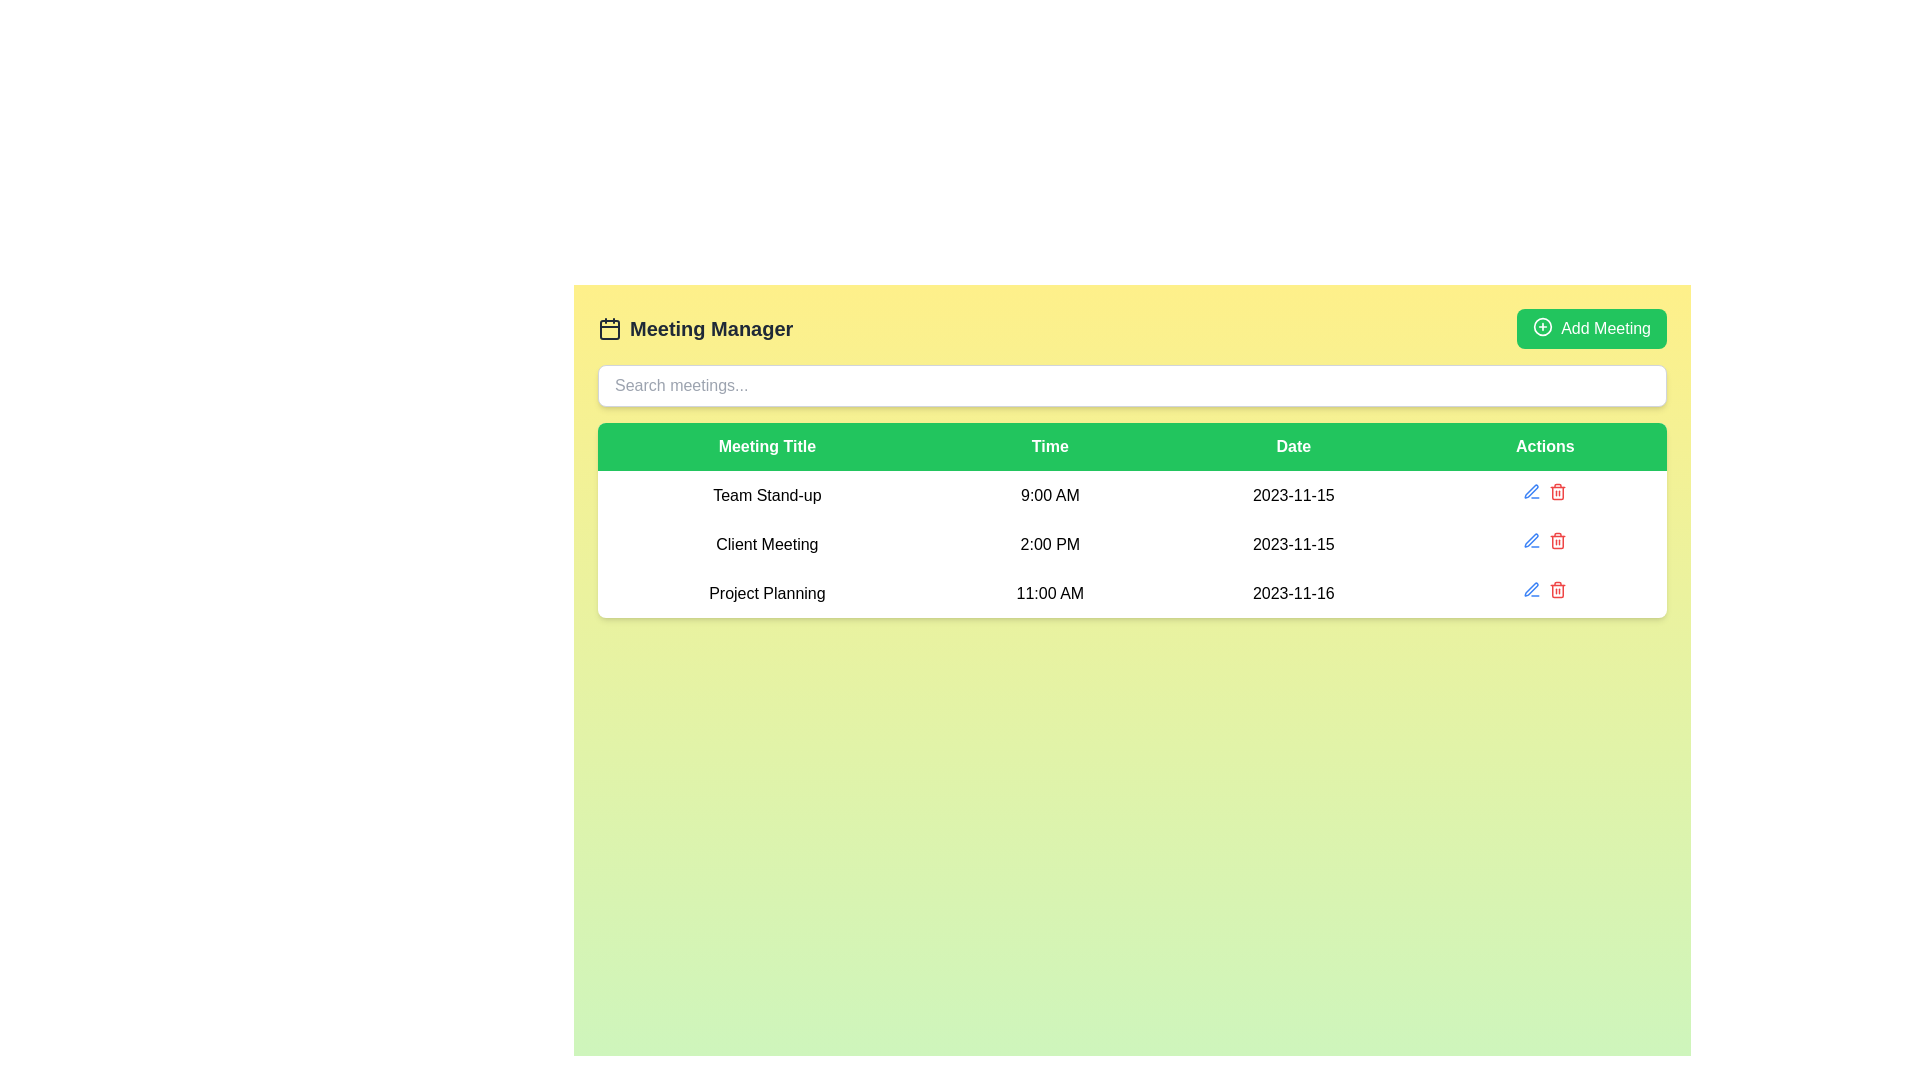 This screenshot has width=1920, height=1080. Describe the element at coordinates (1530, 588) in the screenshot. I see `the edit button located in the 'Actions' column of the third row in the visible table` at that location.